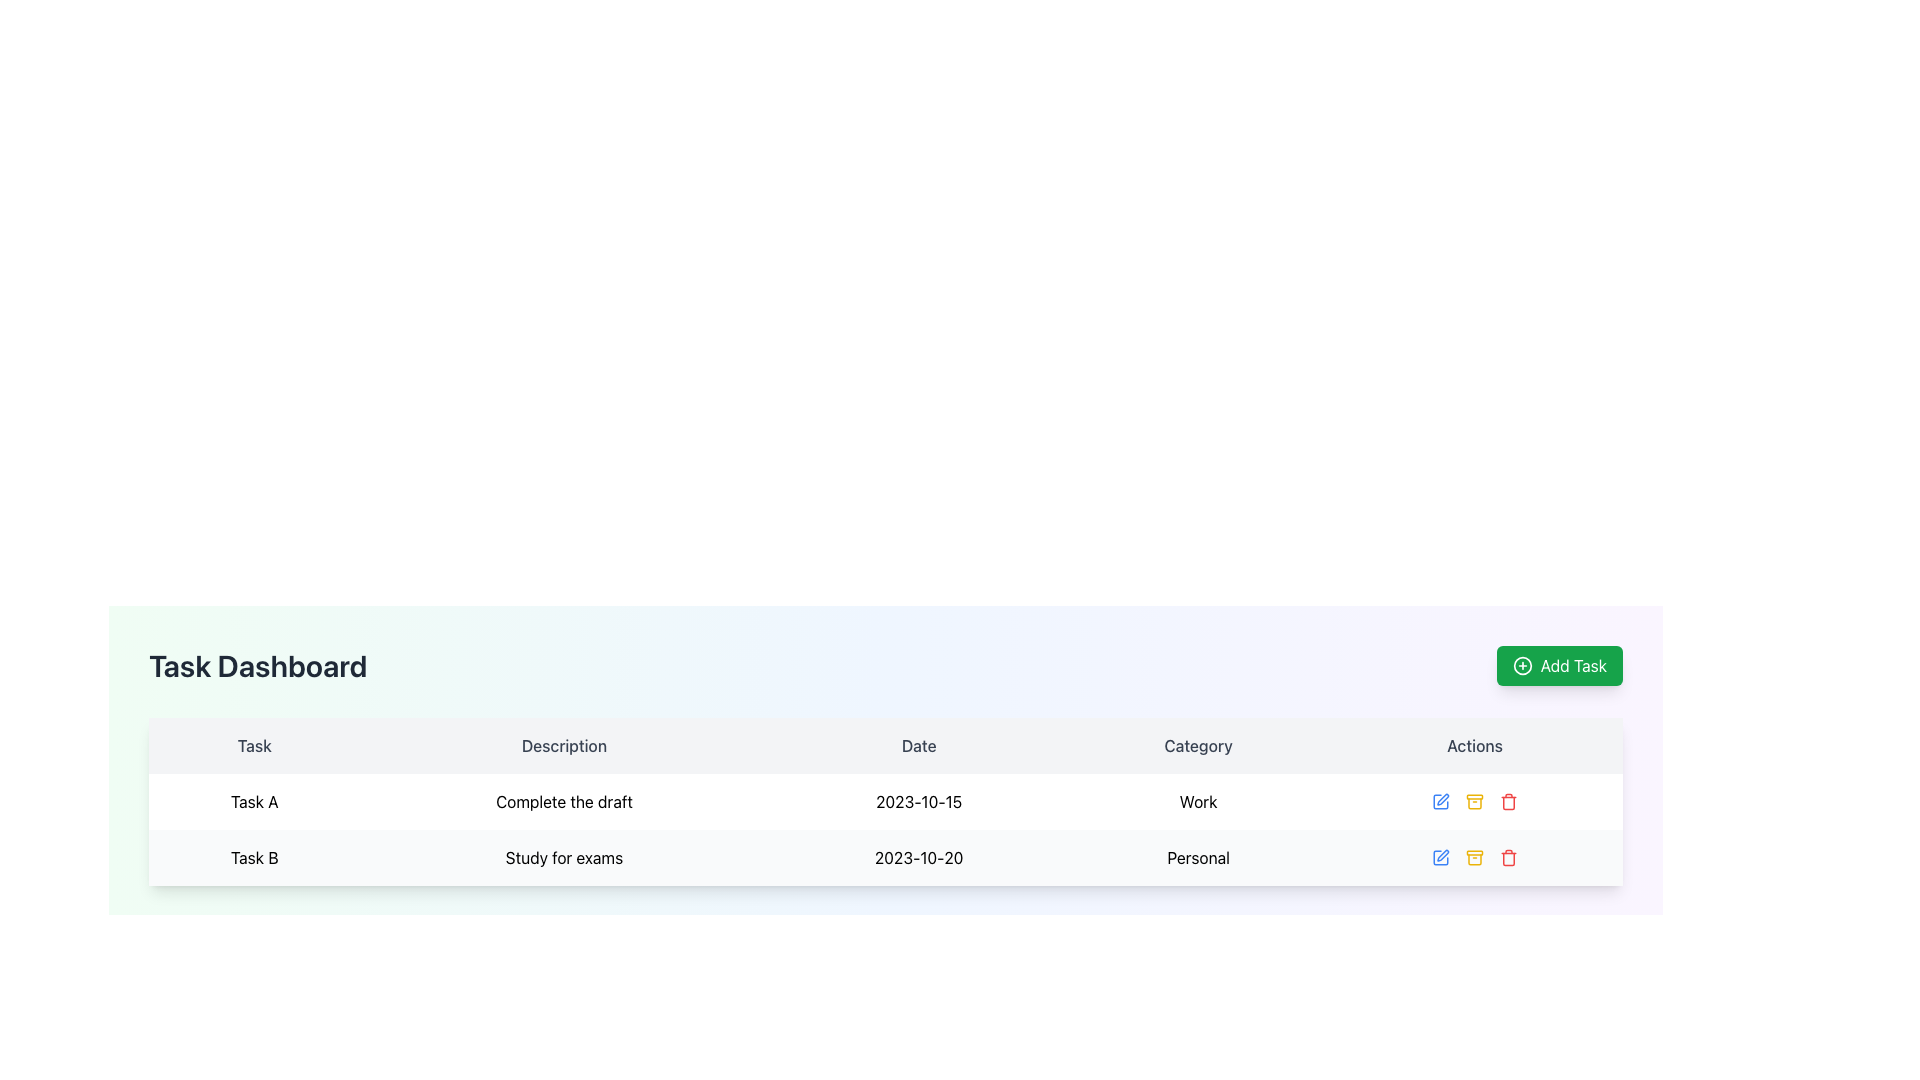 This screenshot has height=1080, width=1920. I want to click on the red garbage bin icon located in the Action column of the second task row, so click(1509, 858).